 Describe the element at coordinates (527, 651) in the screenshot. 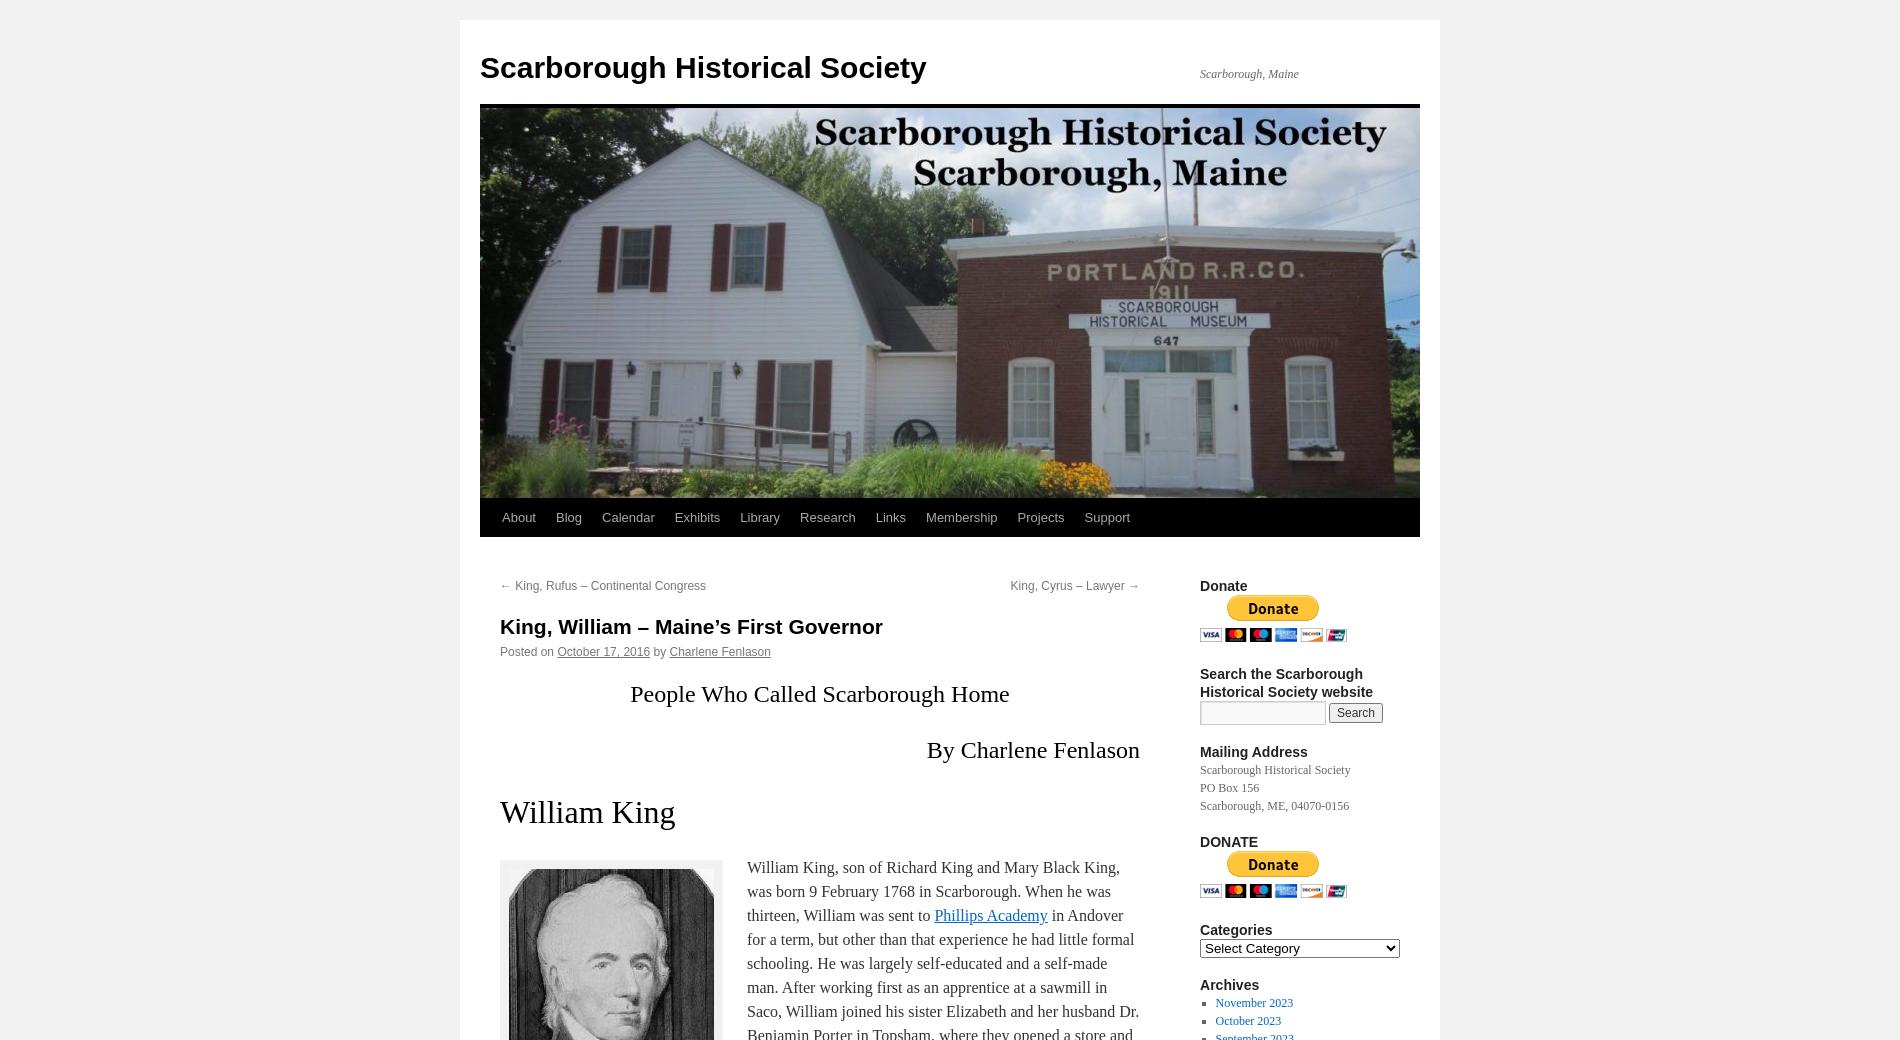

I see `'Posted on'` at that location.